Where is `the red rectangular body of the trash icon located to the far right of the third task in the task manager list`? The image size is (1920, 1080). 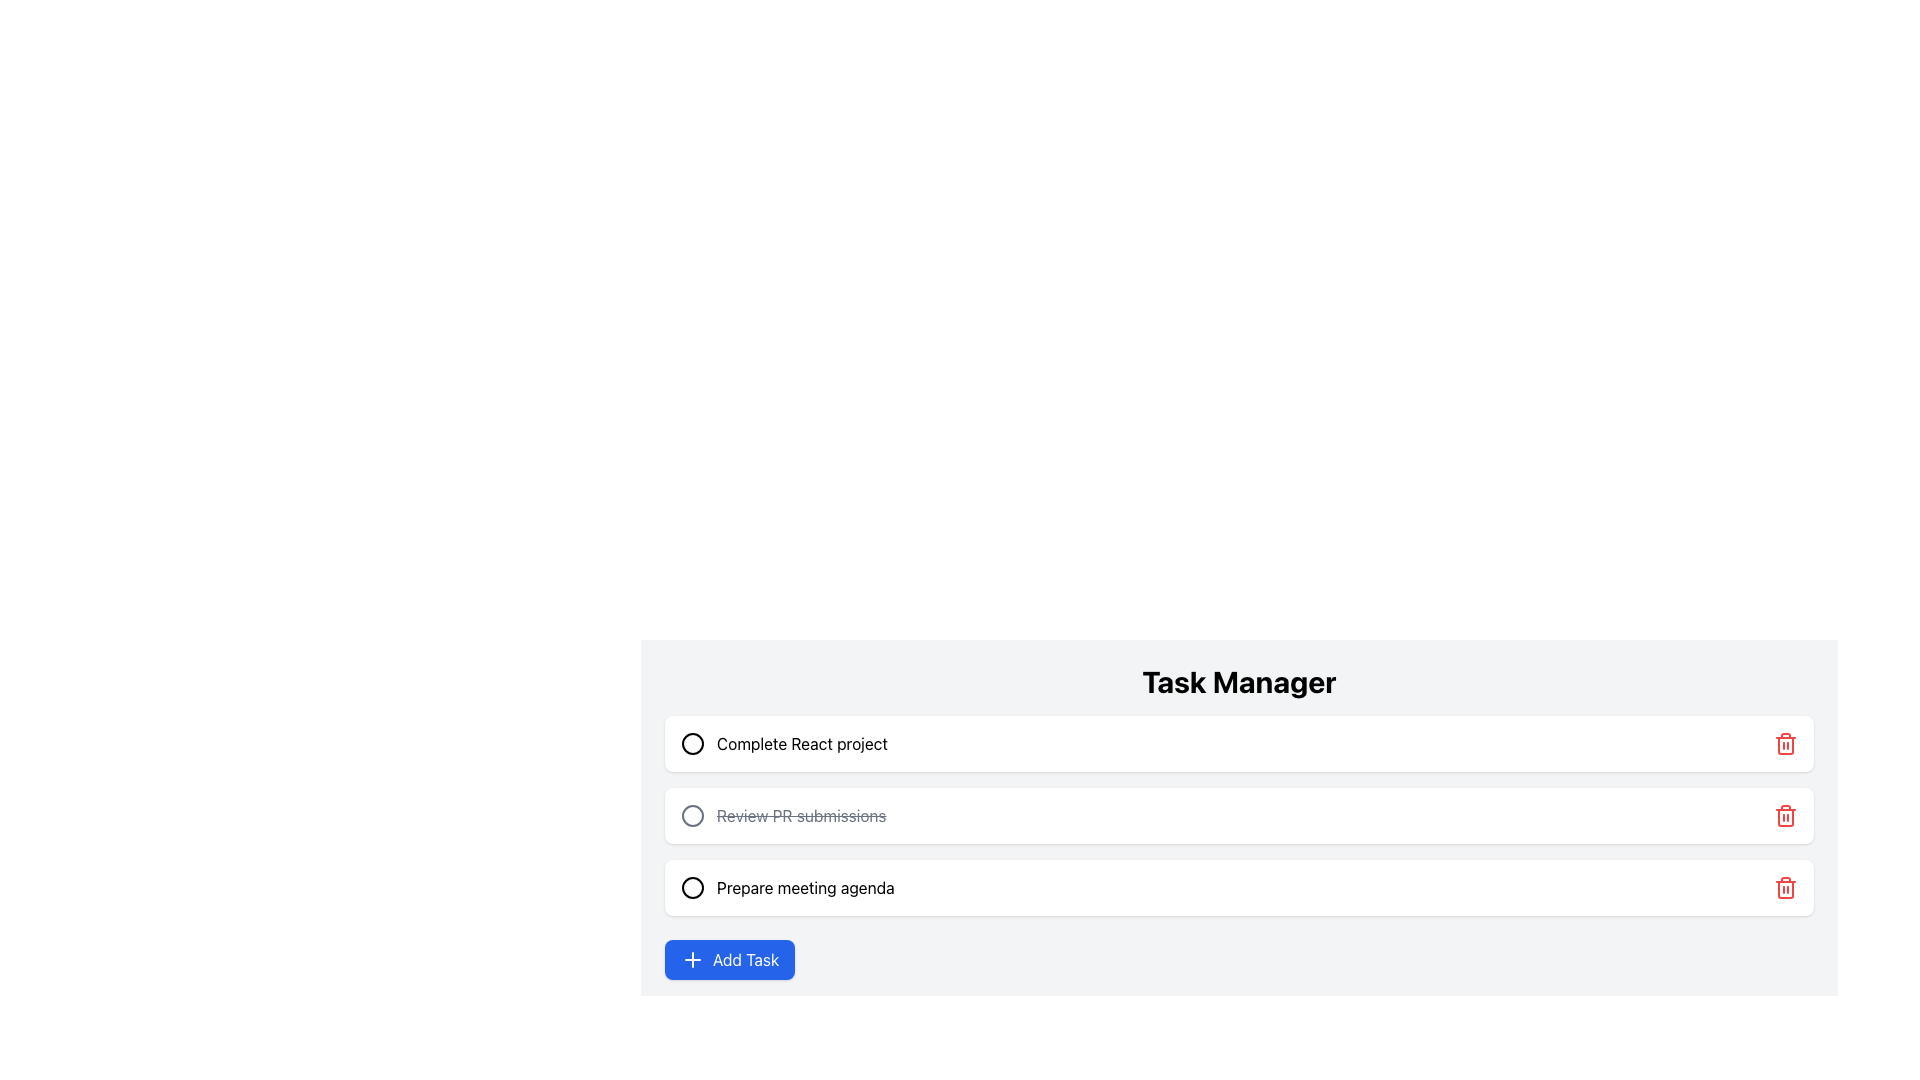
the red rectangular body of the trash icon located to the far right of the third task in the task manager list is located at coordinates (1785, 817).